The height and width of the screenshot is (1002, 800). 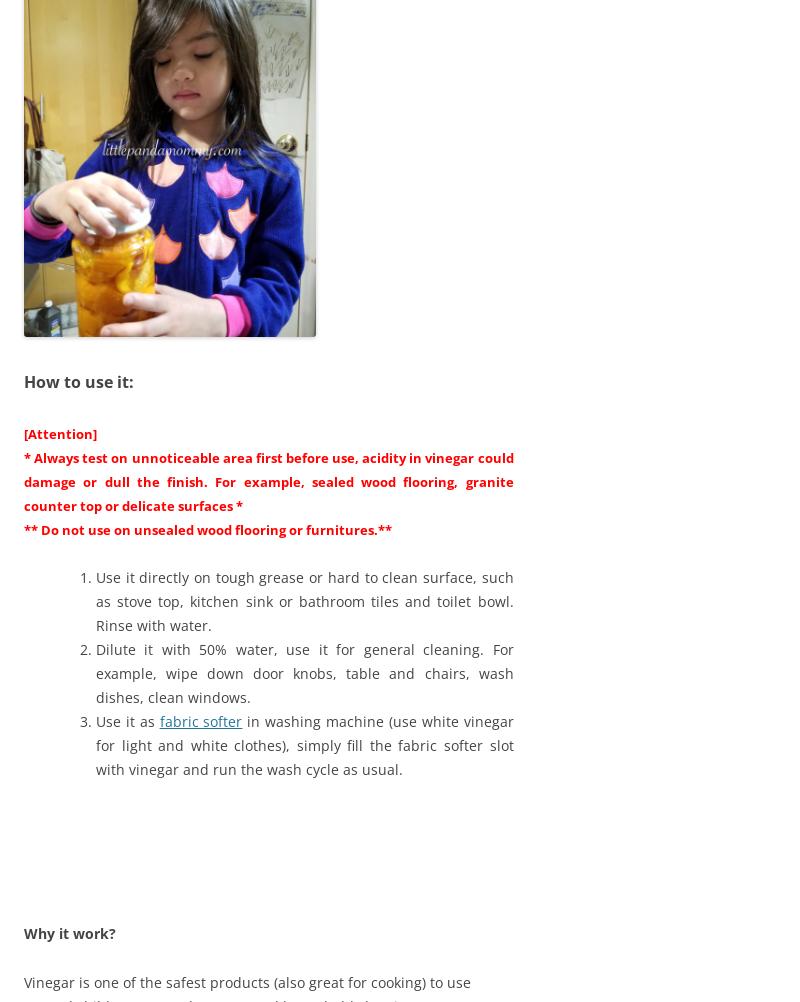 What do you see at coordinates (208, 528) in the screenshot?
I see `'** Do not use on unsealed wood flooring or furnitures.**'` at bounding box center [208, 528].